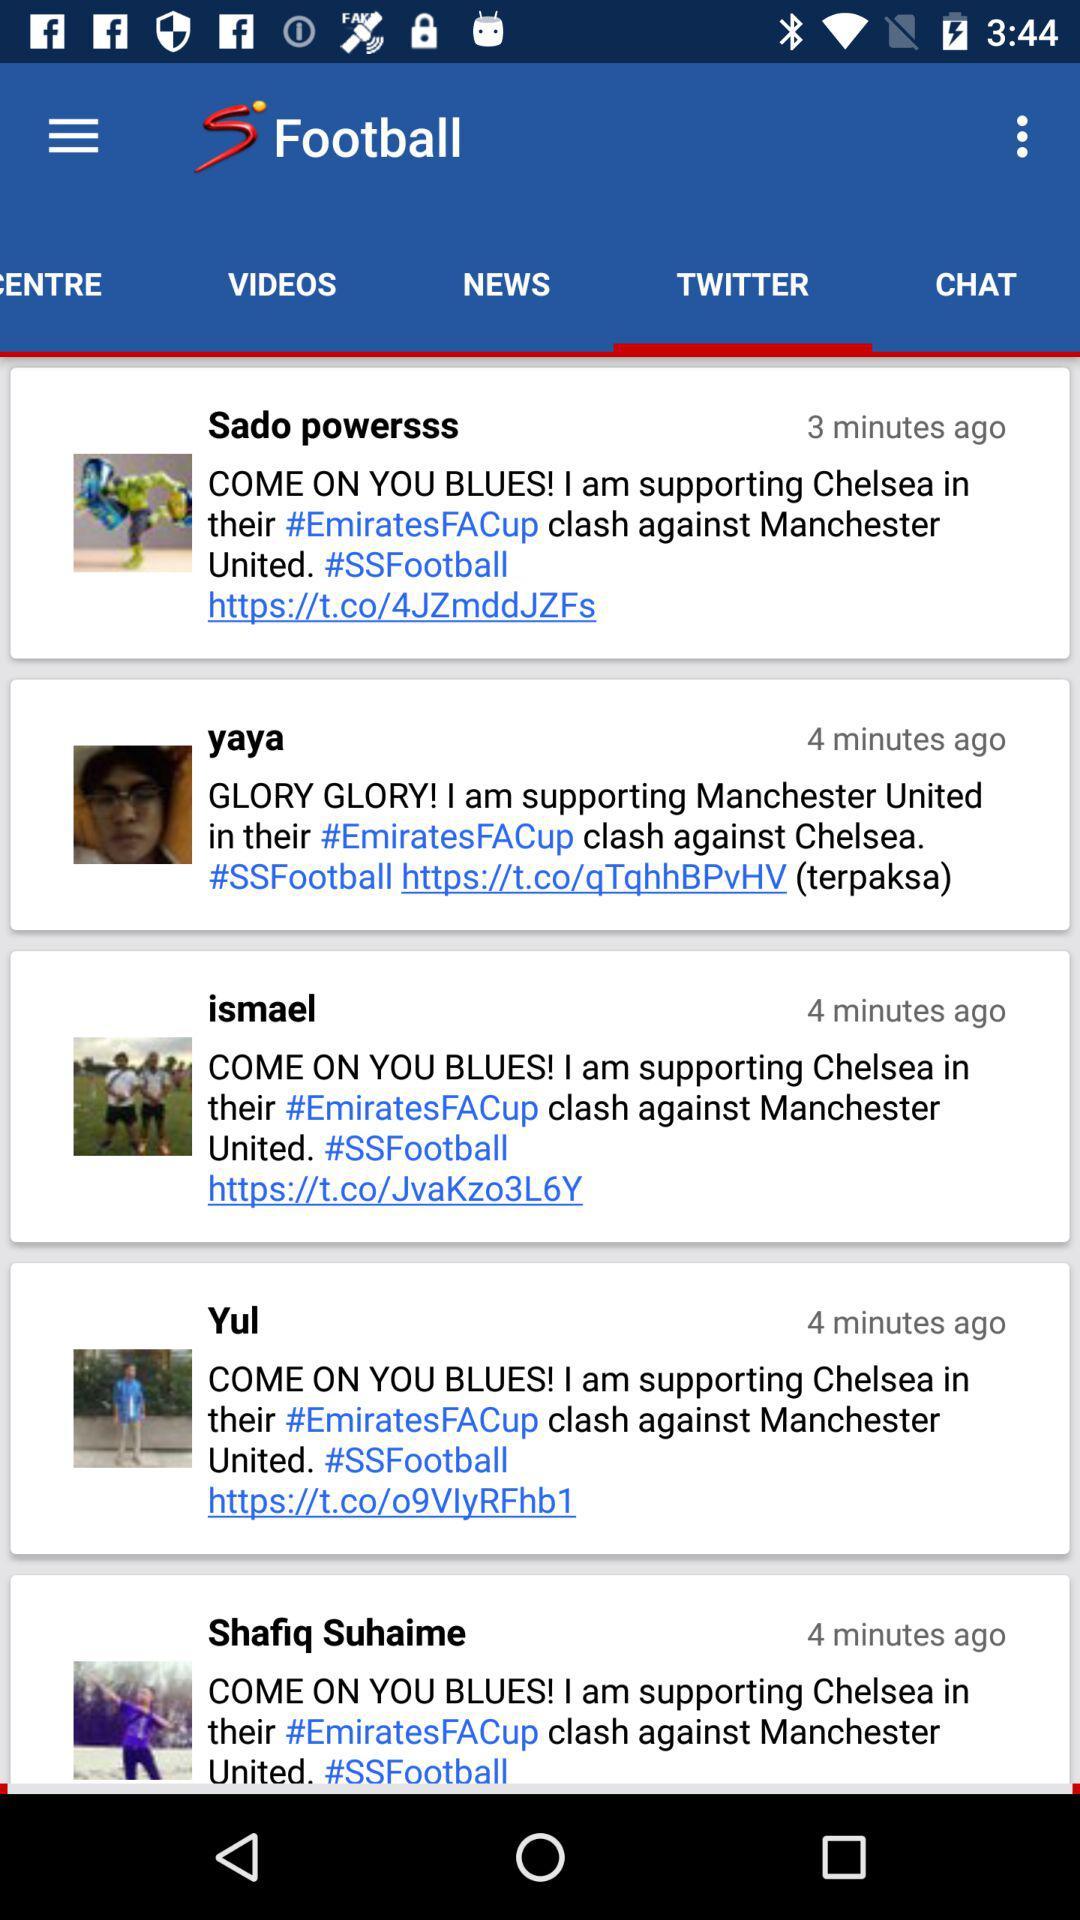 Image resolution: width=1080 pixels, height=1920 pixels. I want to click on the icon to the left of the videos item, so click(81, 282).